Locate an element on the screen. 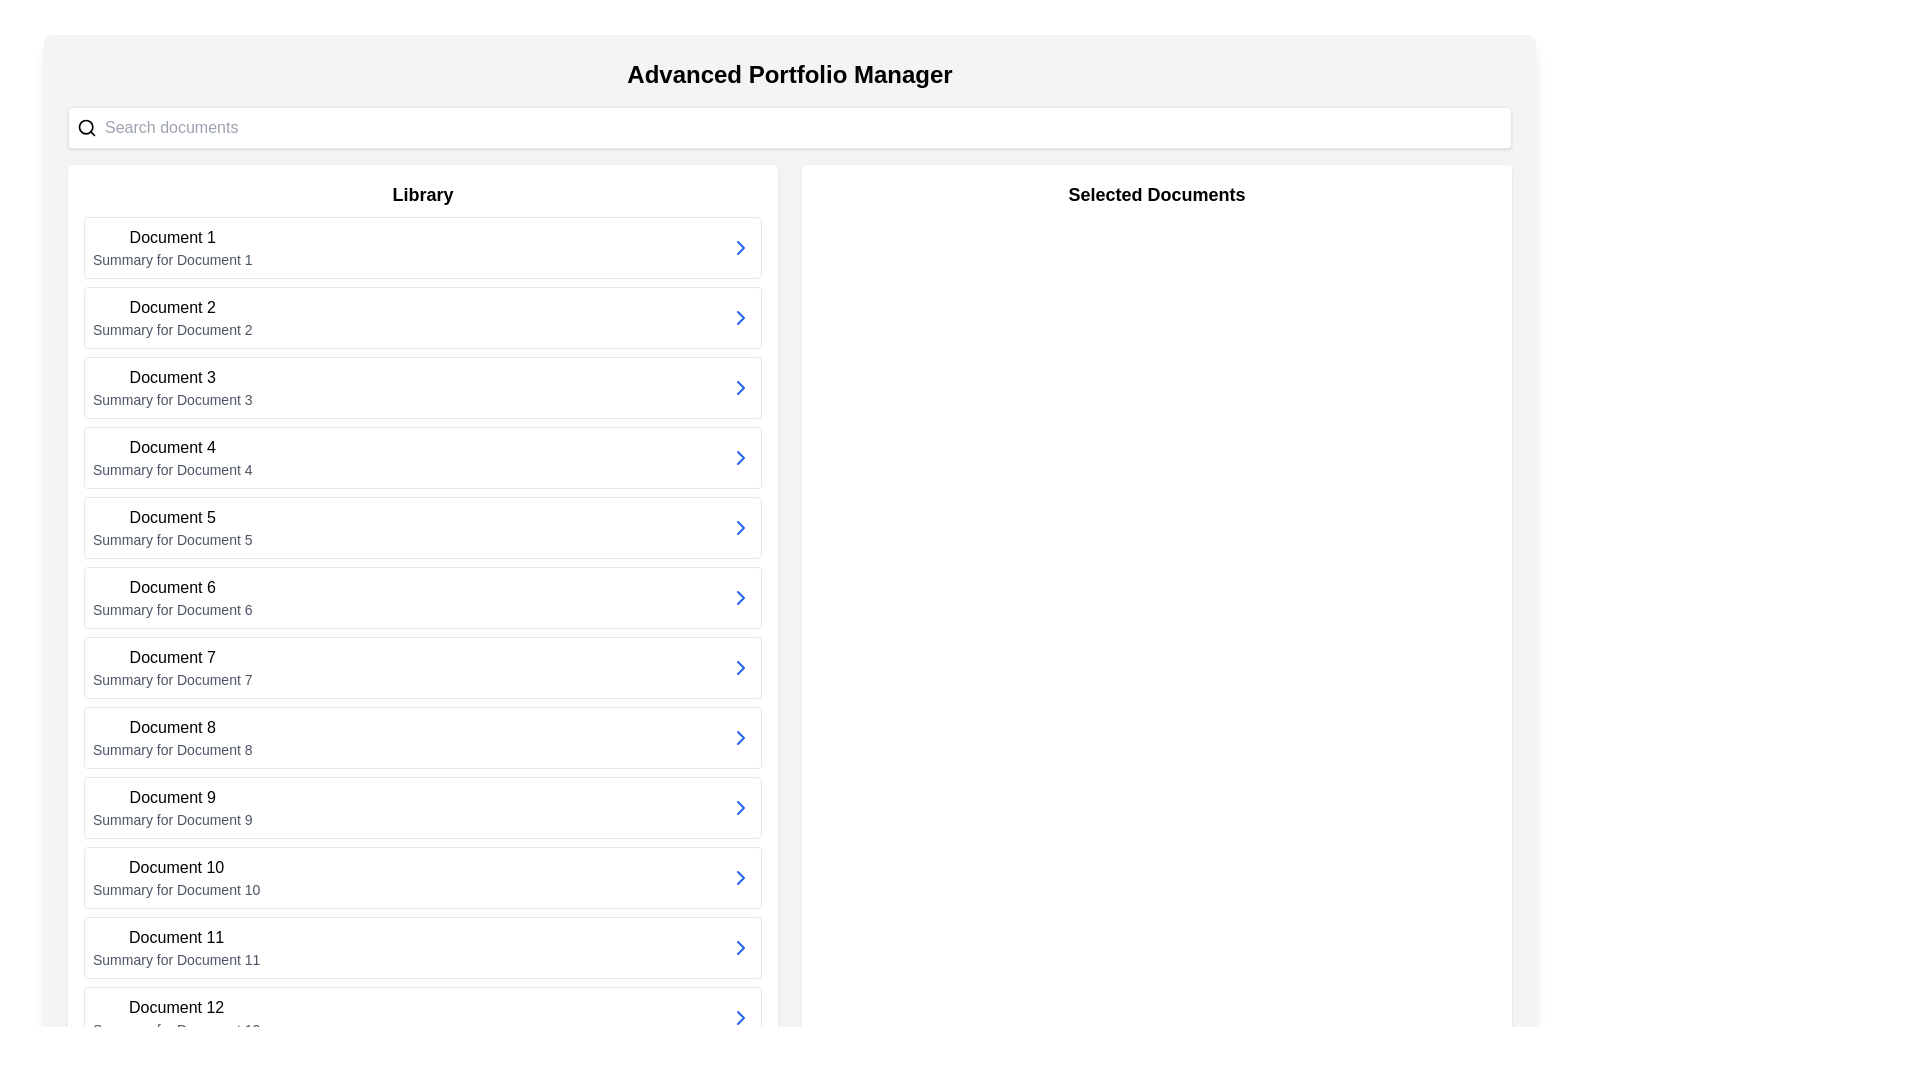 This screenshot has width=1920, height=1080. the action indicator icon located on the right side of the document entry row in the library section is located at coordinates (739, 667).